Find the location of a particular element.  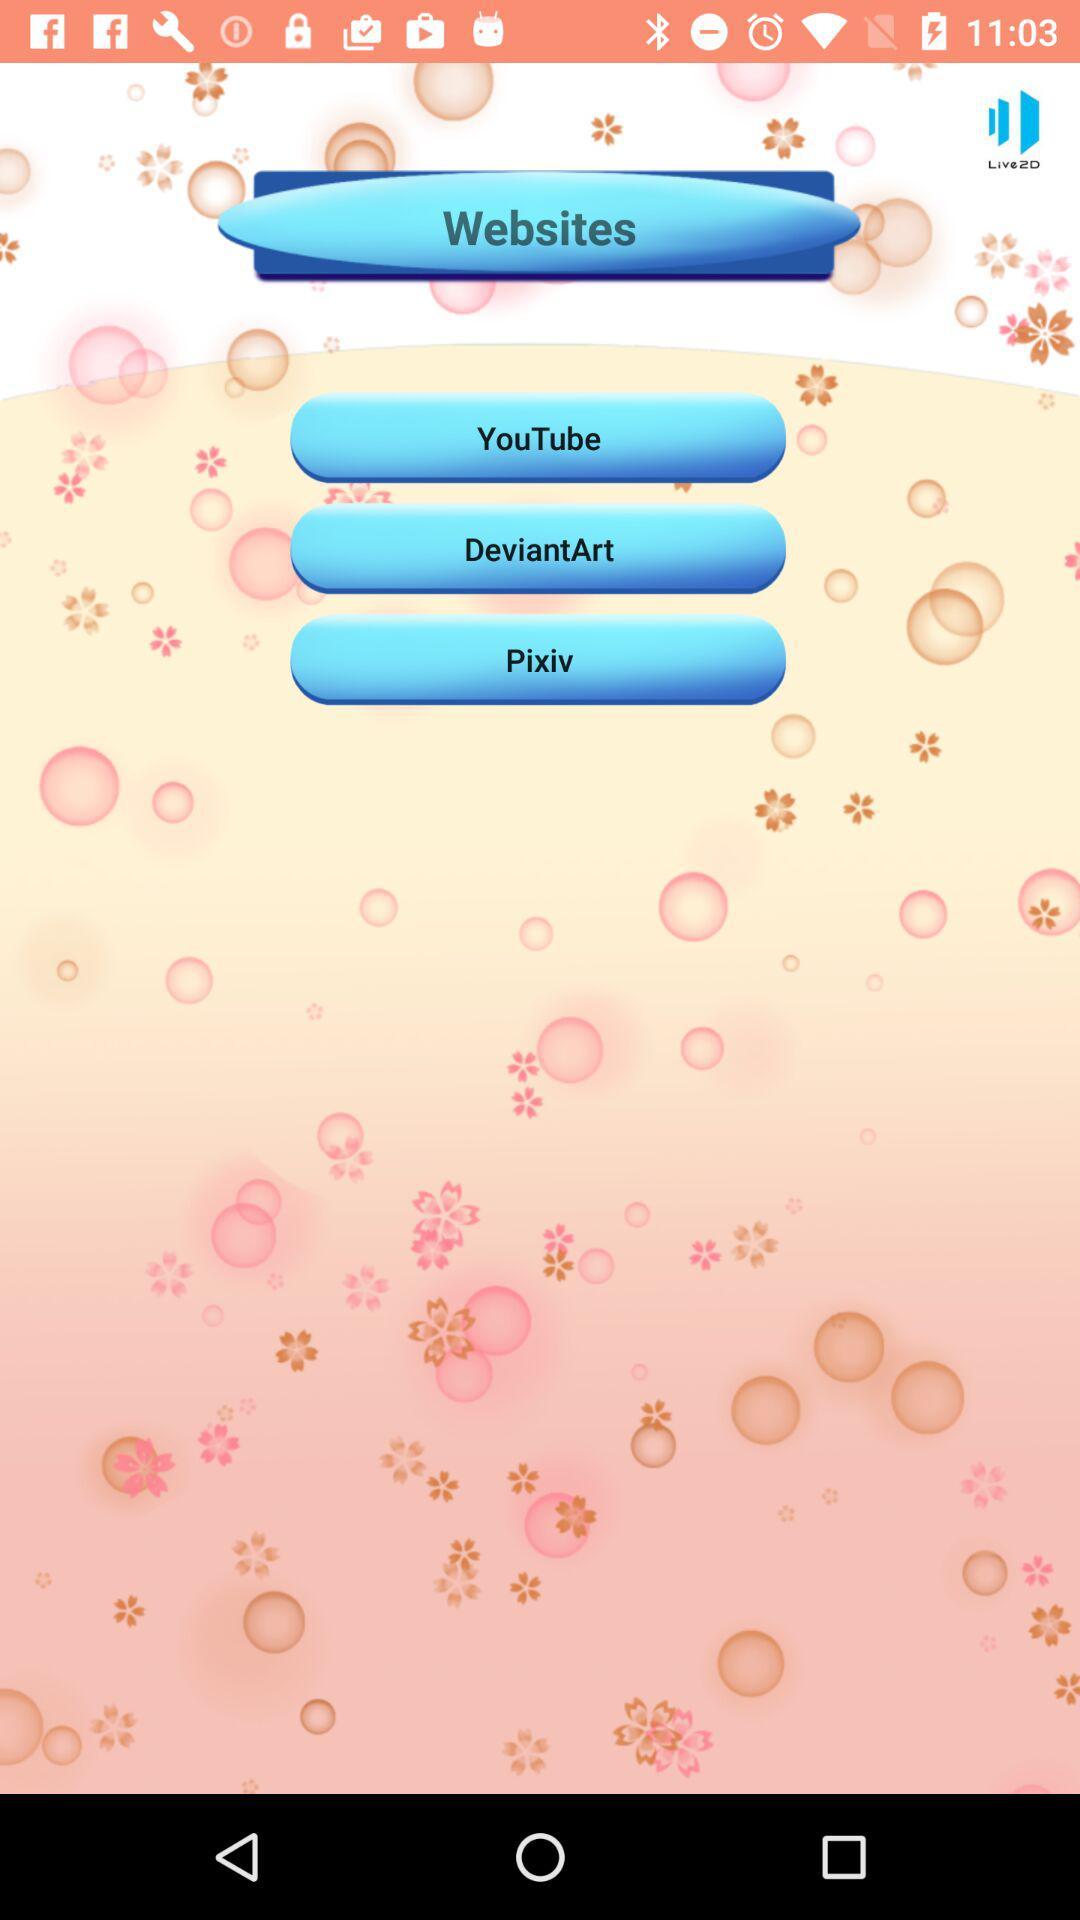

the icon above the pixiv is located at coordinates (538, 548).